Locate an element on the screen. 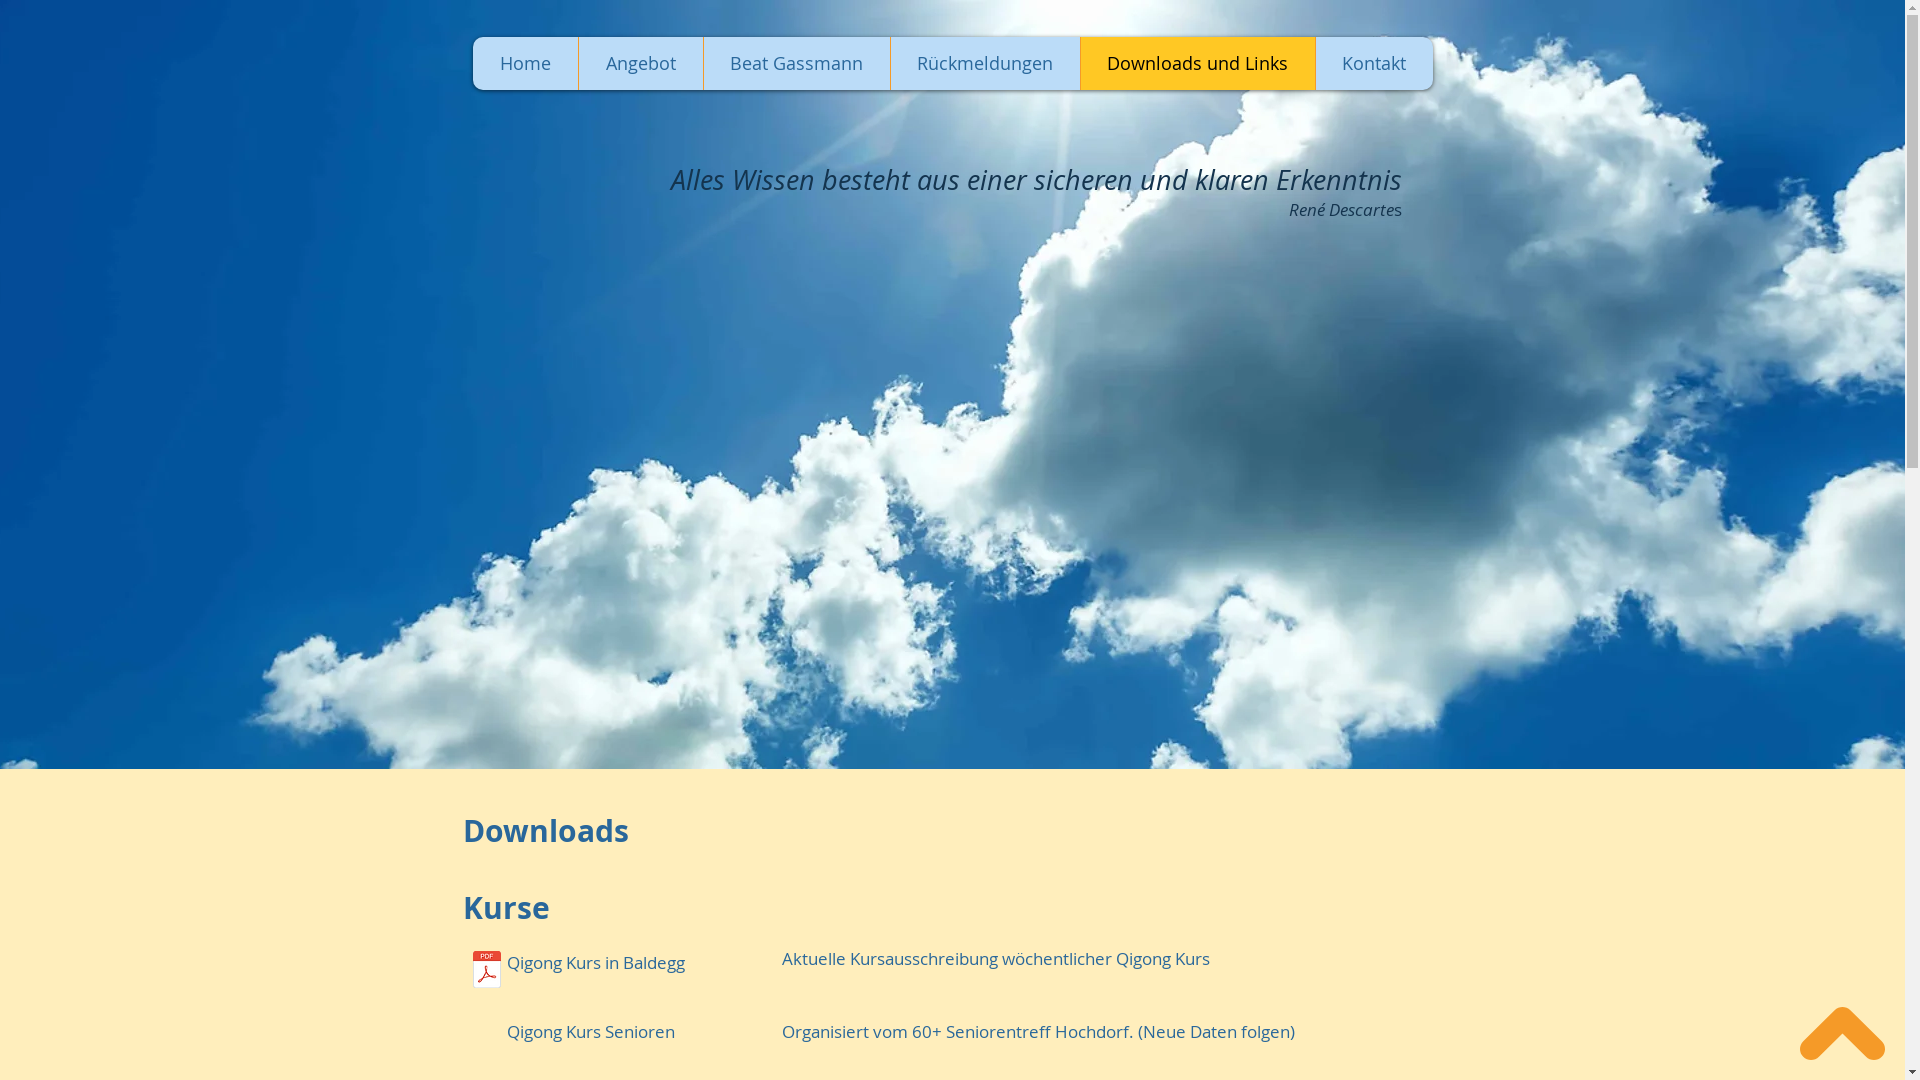 This screenshot has width=1920, height=1080. 'QigongBaldeggAugust23-Februar24.pdf' is located at coordinates (485, 971).